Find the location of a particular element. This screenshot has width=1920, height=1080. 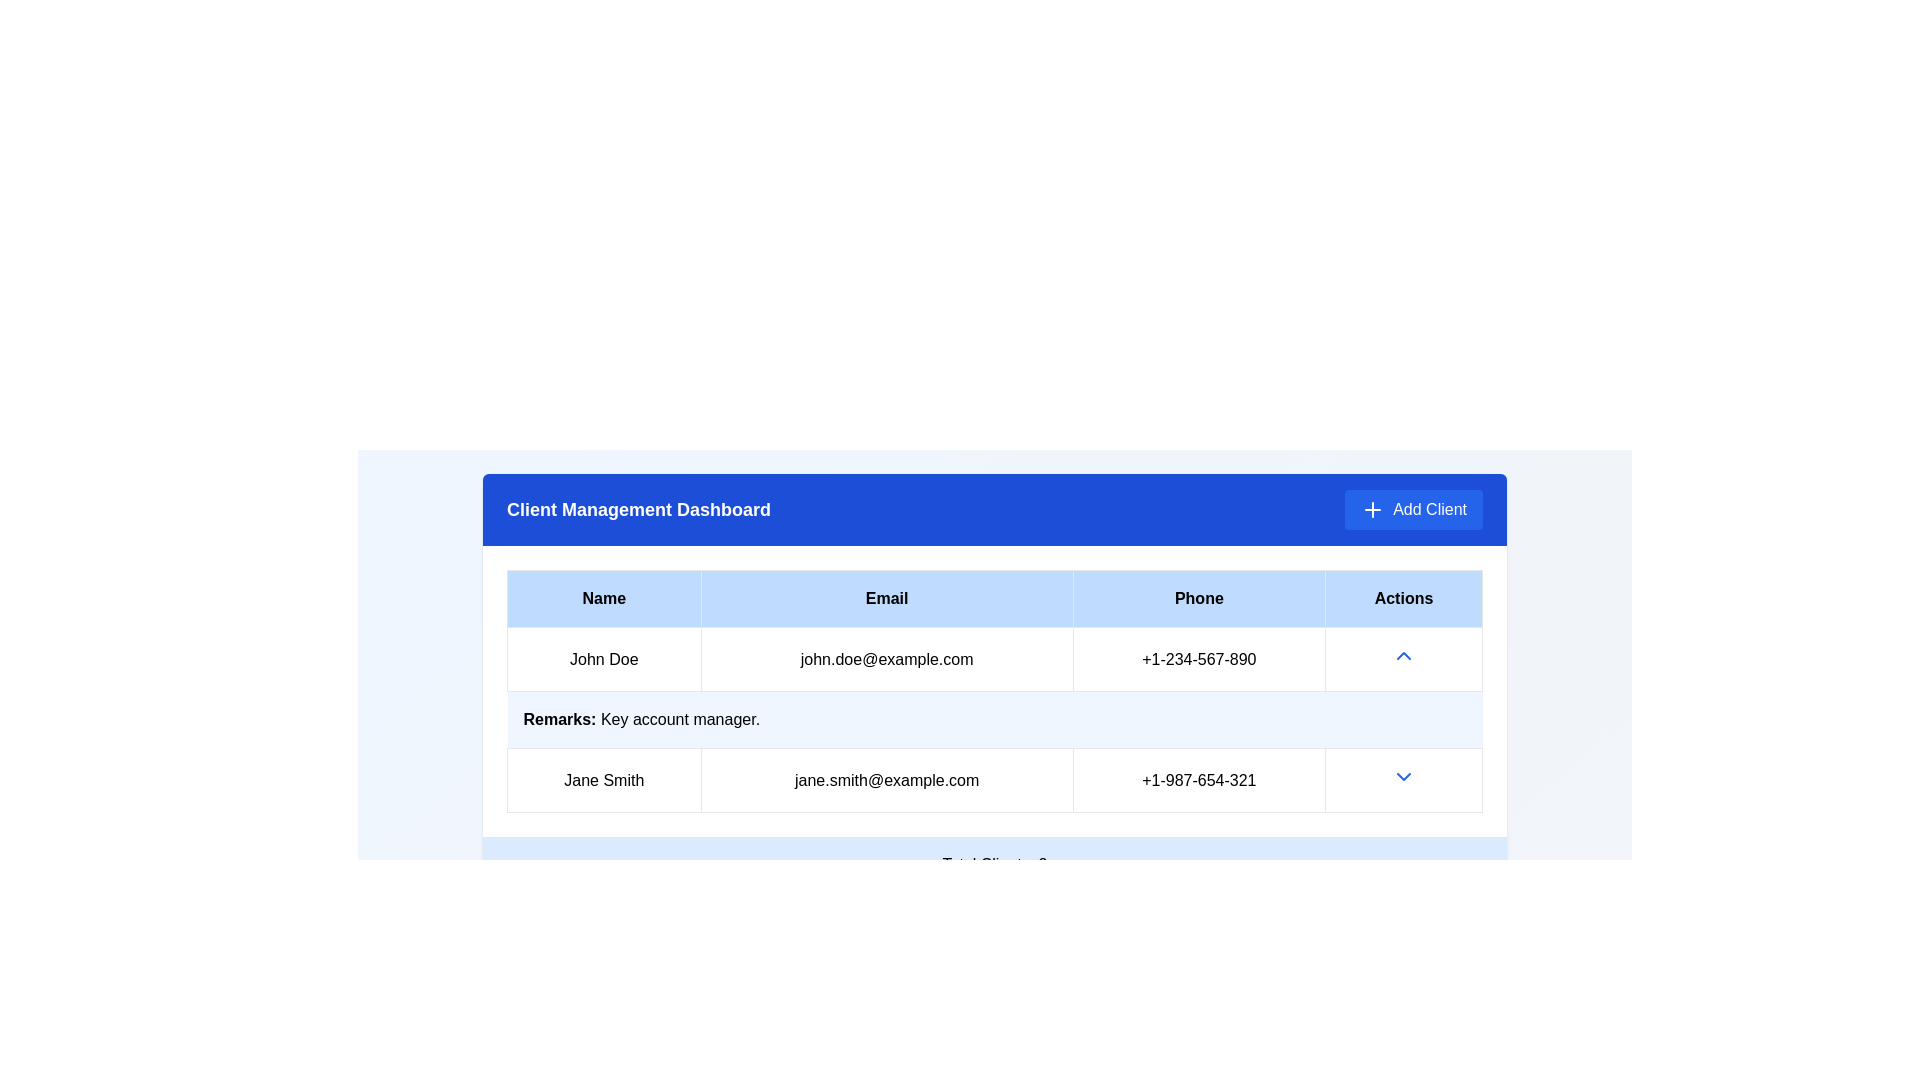

the phone number display located is located at coordinates (1199, 778).